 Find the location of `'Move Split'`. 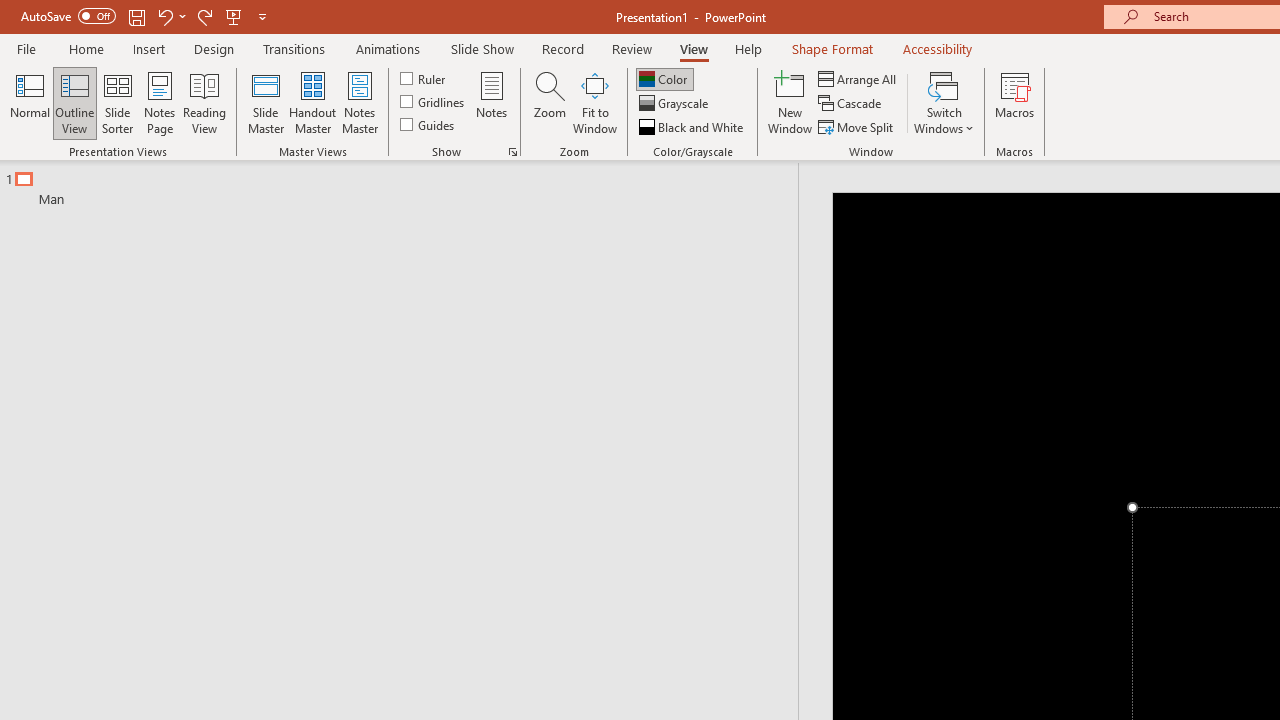

'Move Split' is located at coordinates (857, 127).